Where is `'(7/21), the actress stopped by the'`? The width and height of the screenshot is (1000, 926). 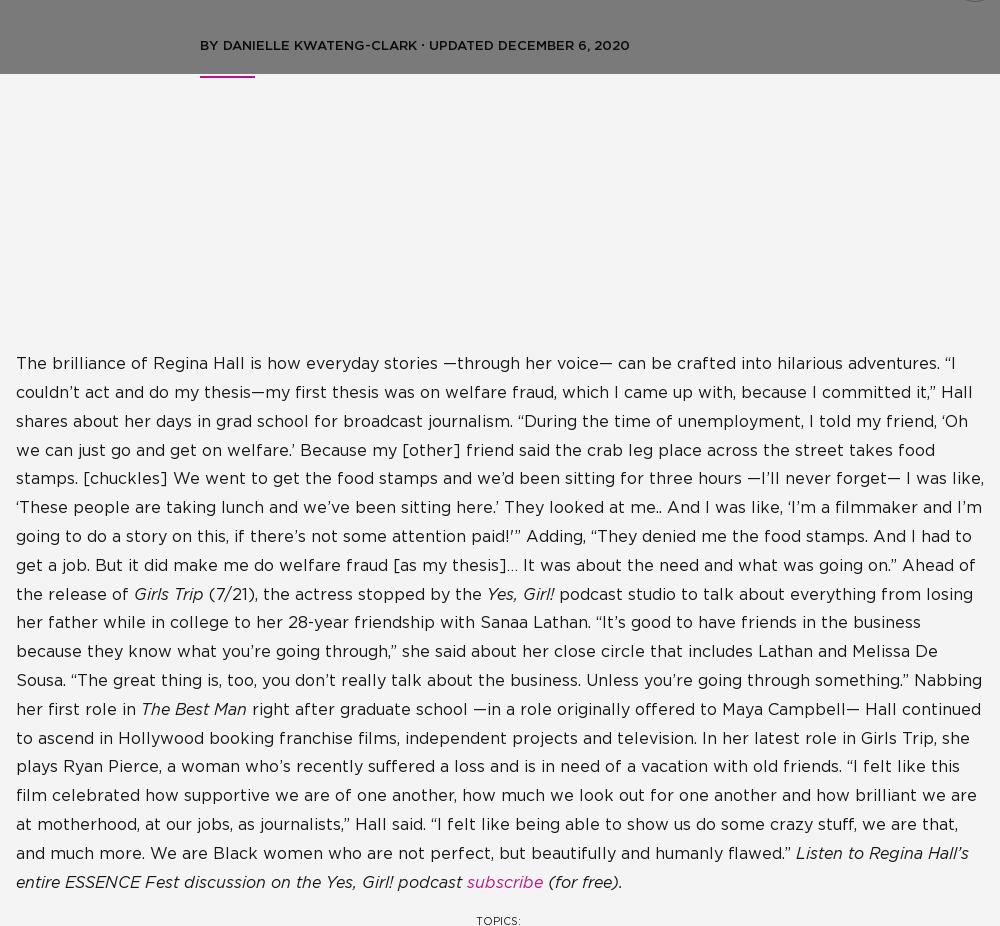
'(7/21), the actress stopped by the' is located at coordinates (344, 593).